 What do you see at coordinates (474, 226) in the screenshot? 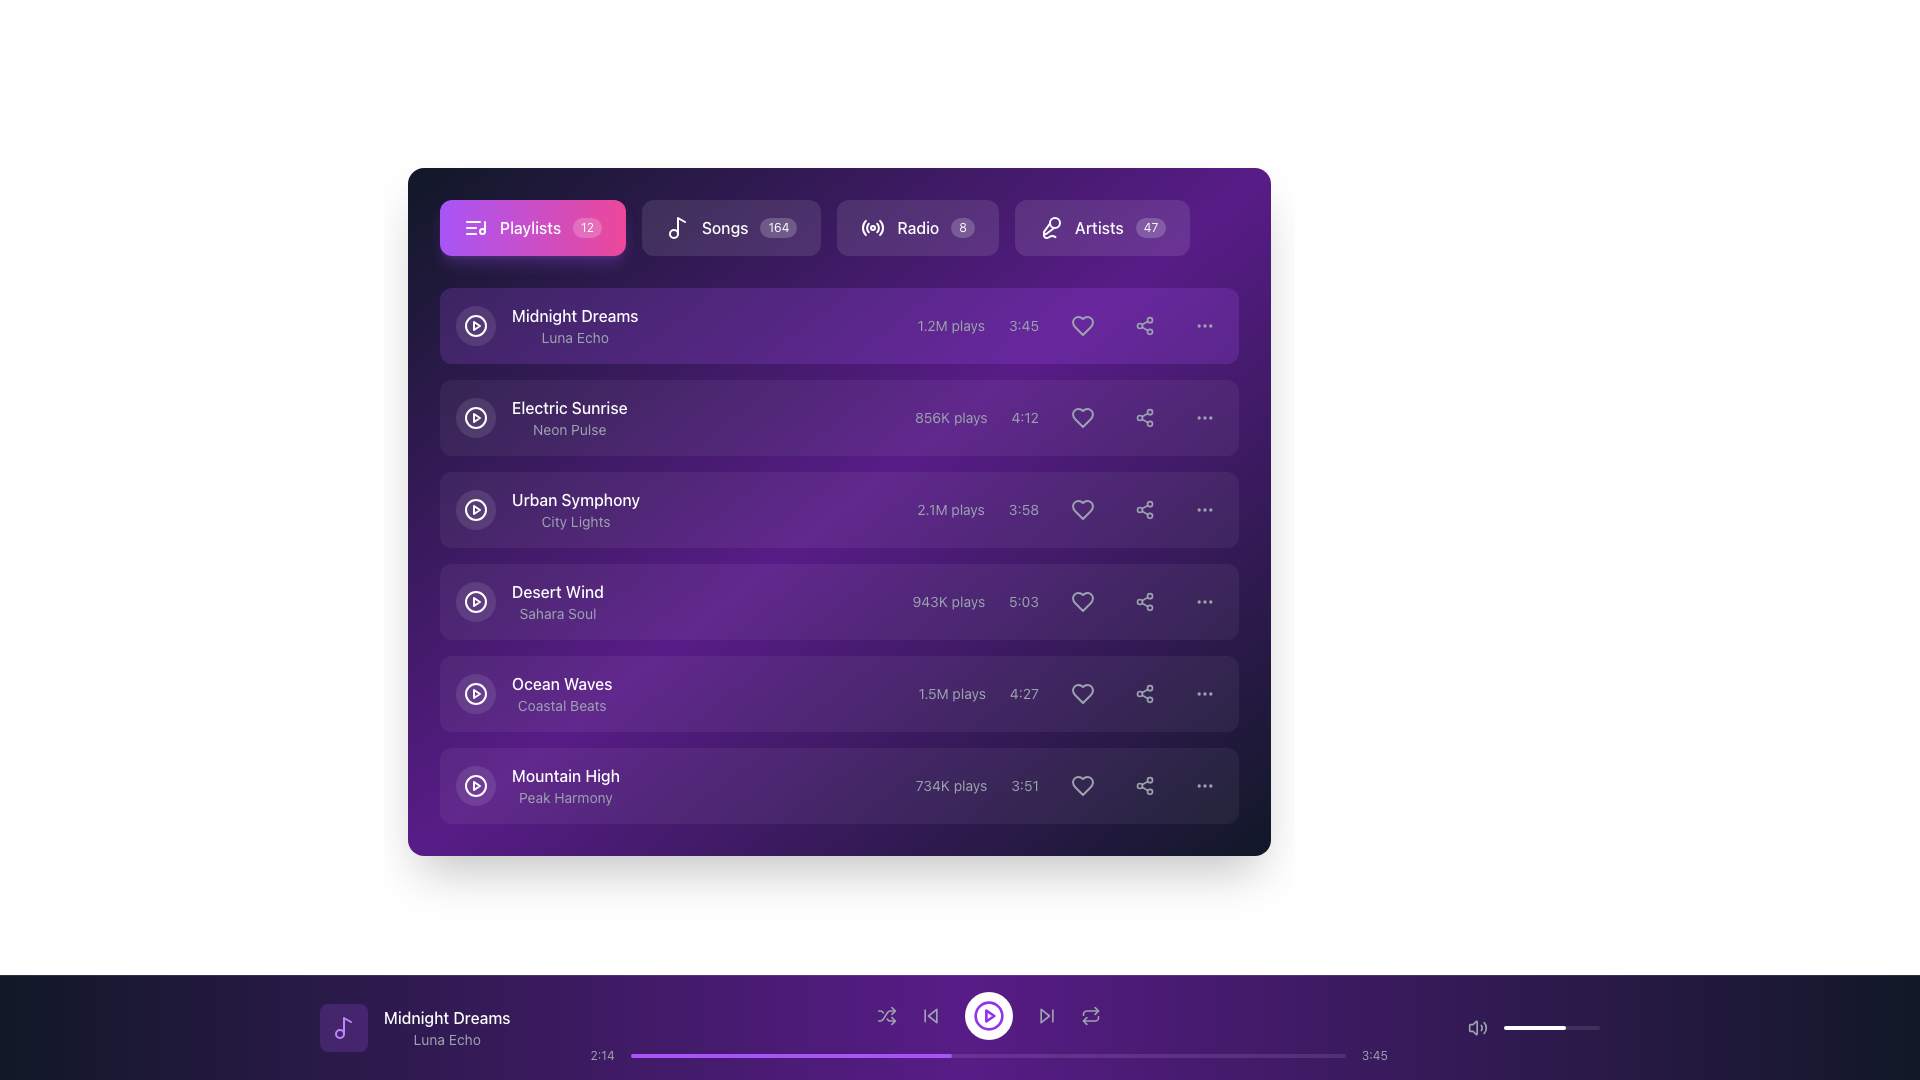
I see `the musical notation icon located within the 'Playlists' button in the top-left corner of the interface` at bounding box center [474, 226].